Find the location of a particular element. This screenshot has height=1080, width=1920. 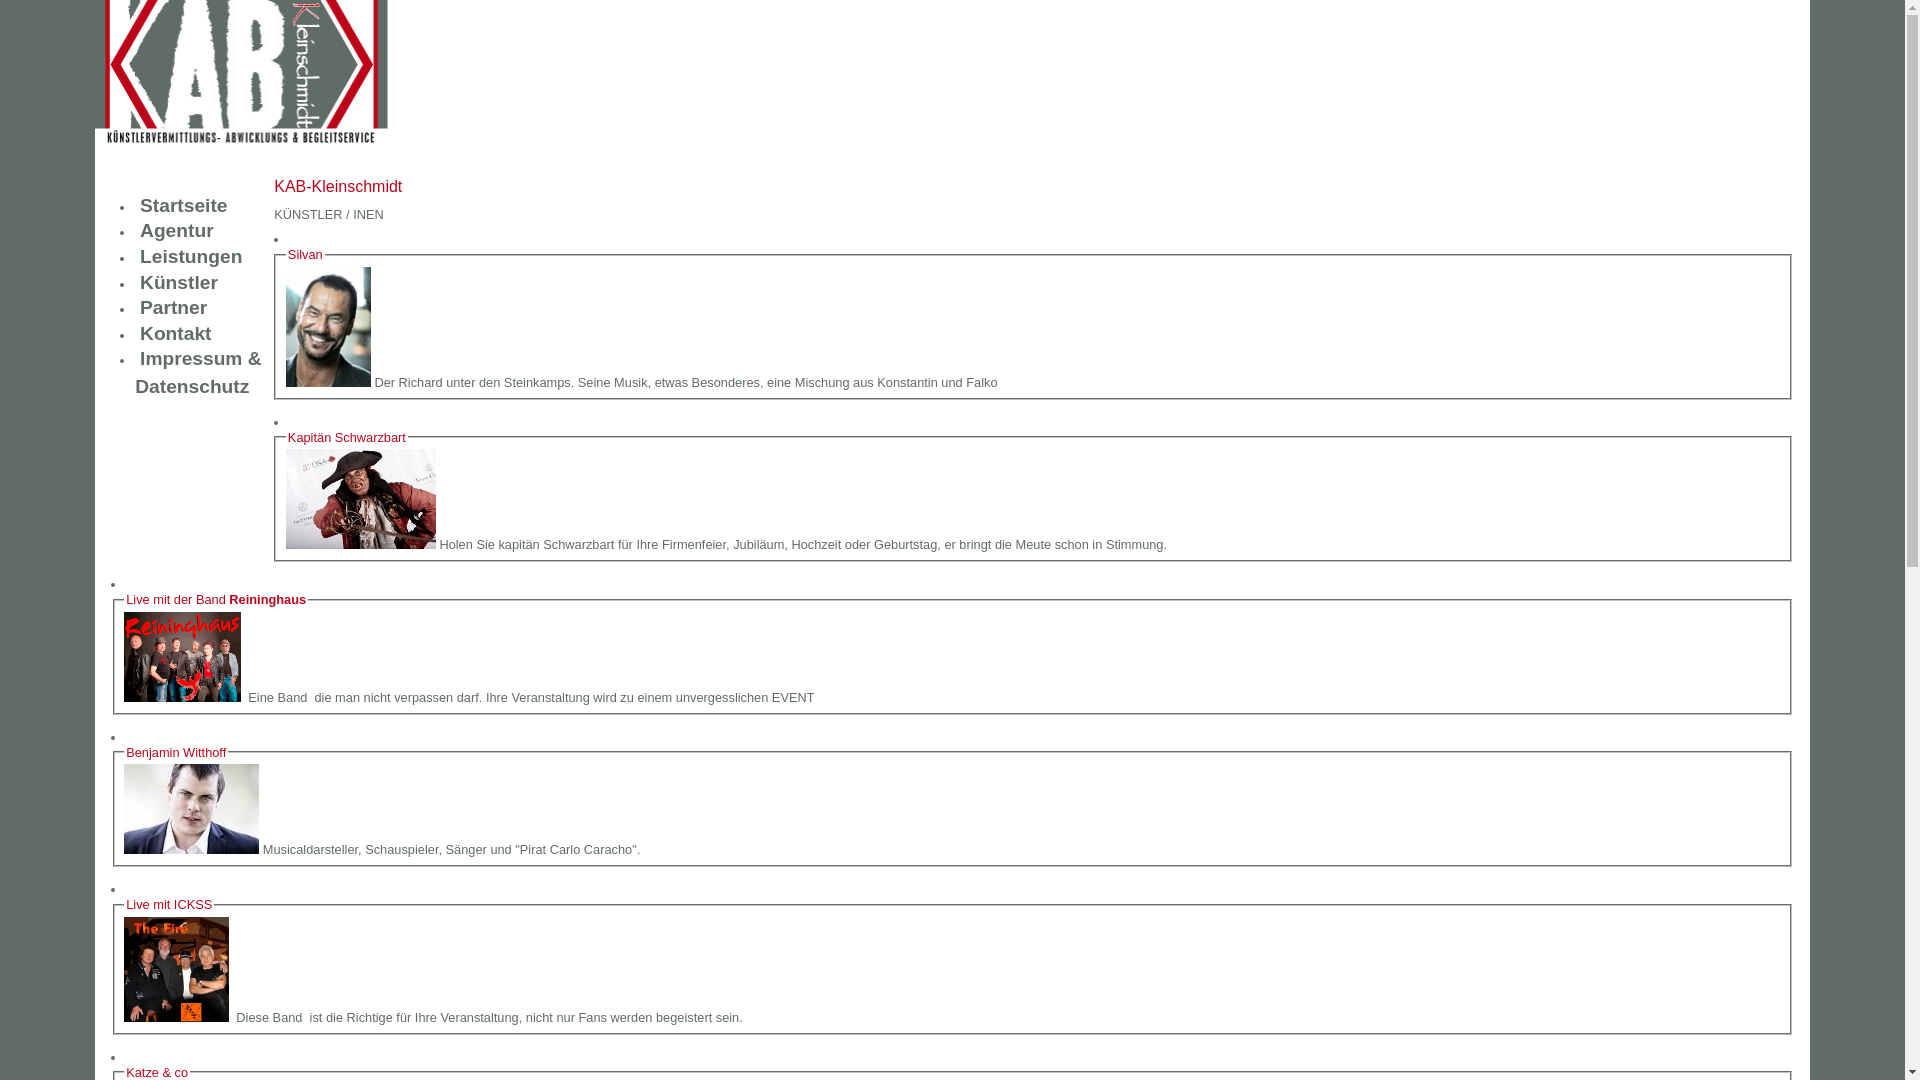

'Benjamin Witthoff' is located at coordinates (124, 752).